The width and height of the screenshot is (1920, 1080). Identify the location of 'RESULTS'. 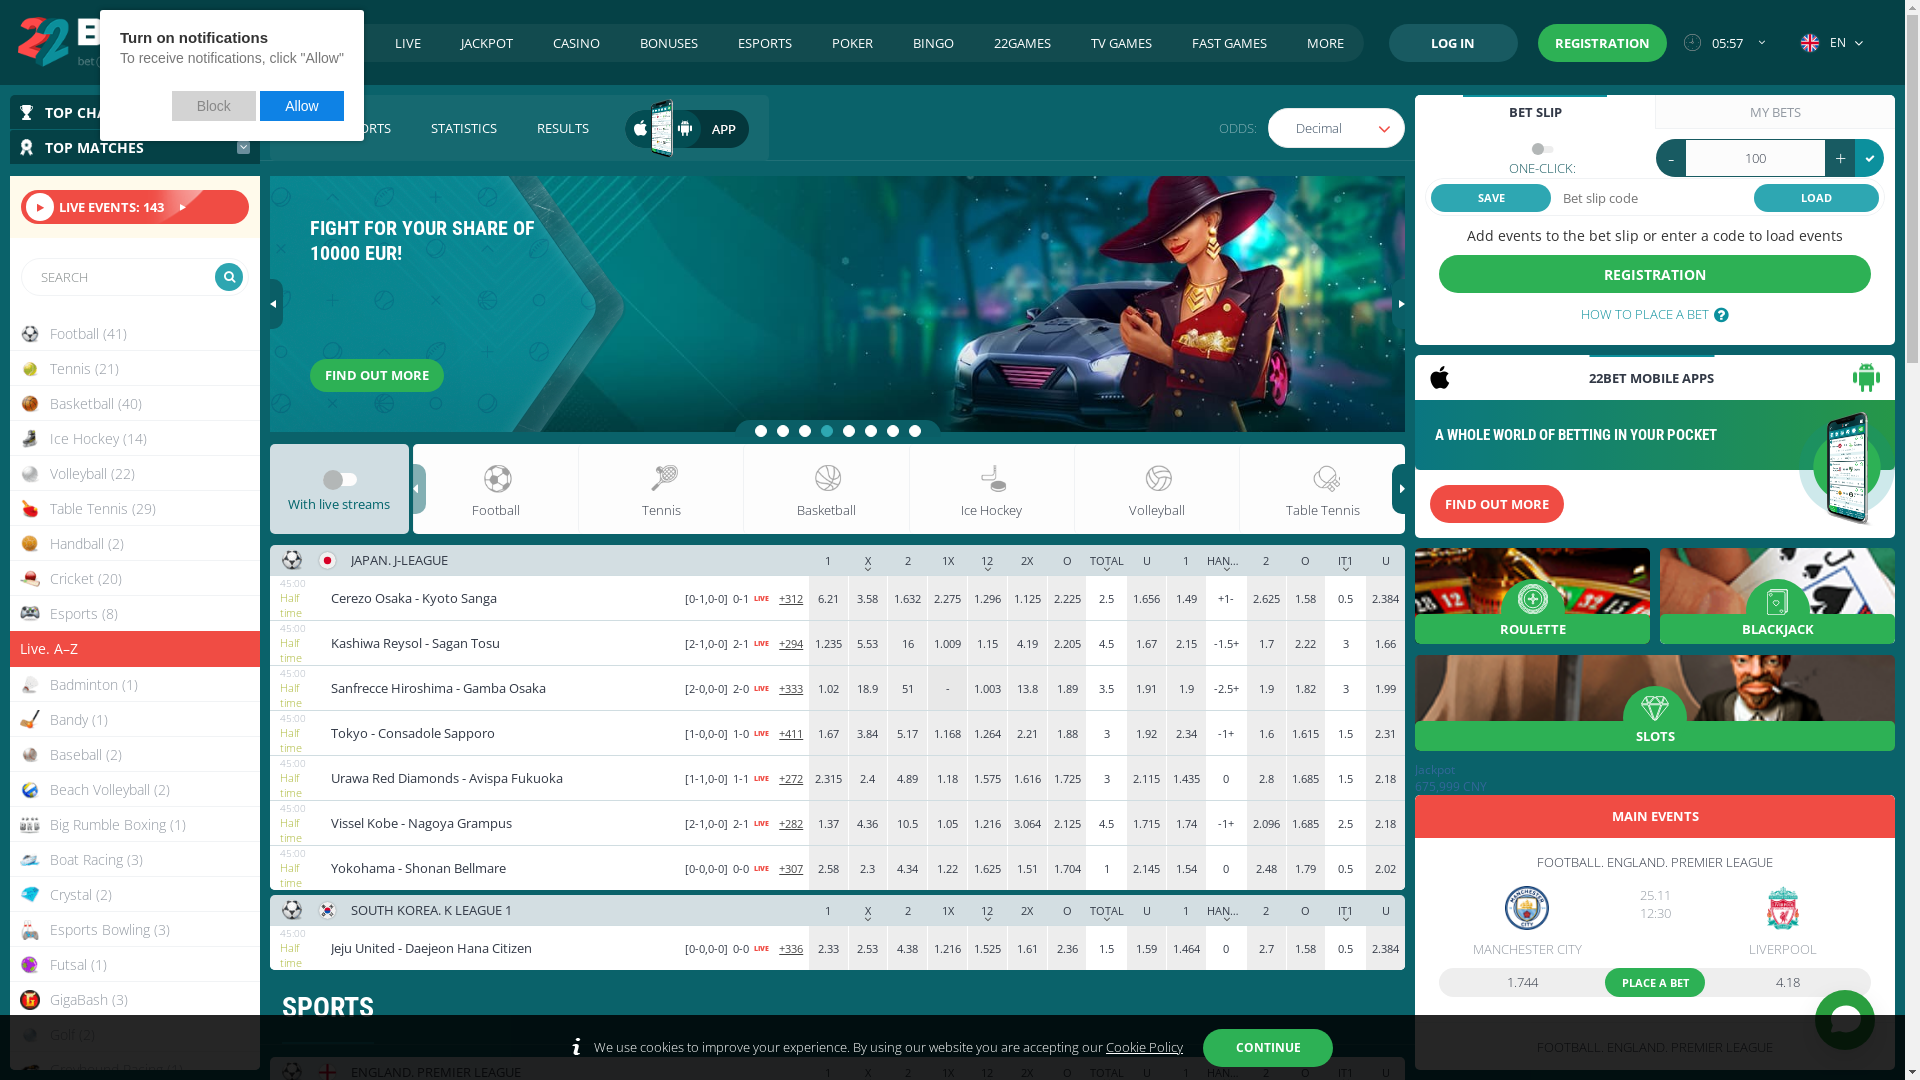
(561, 127).